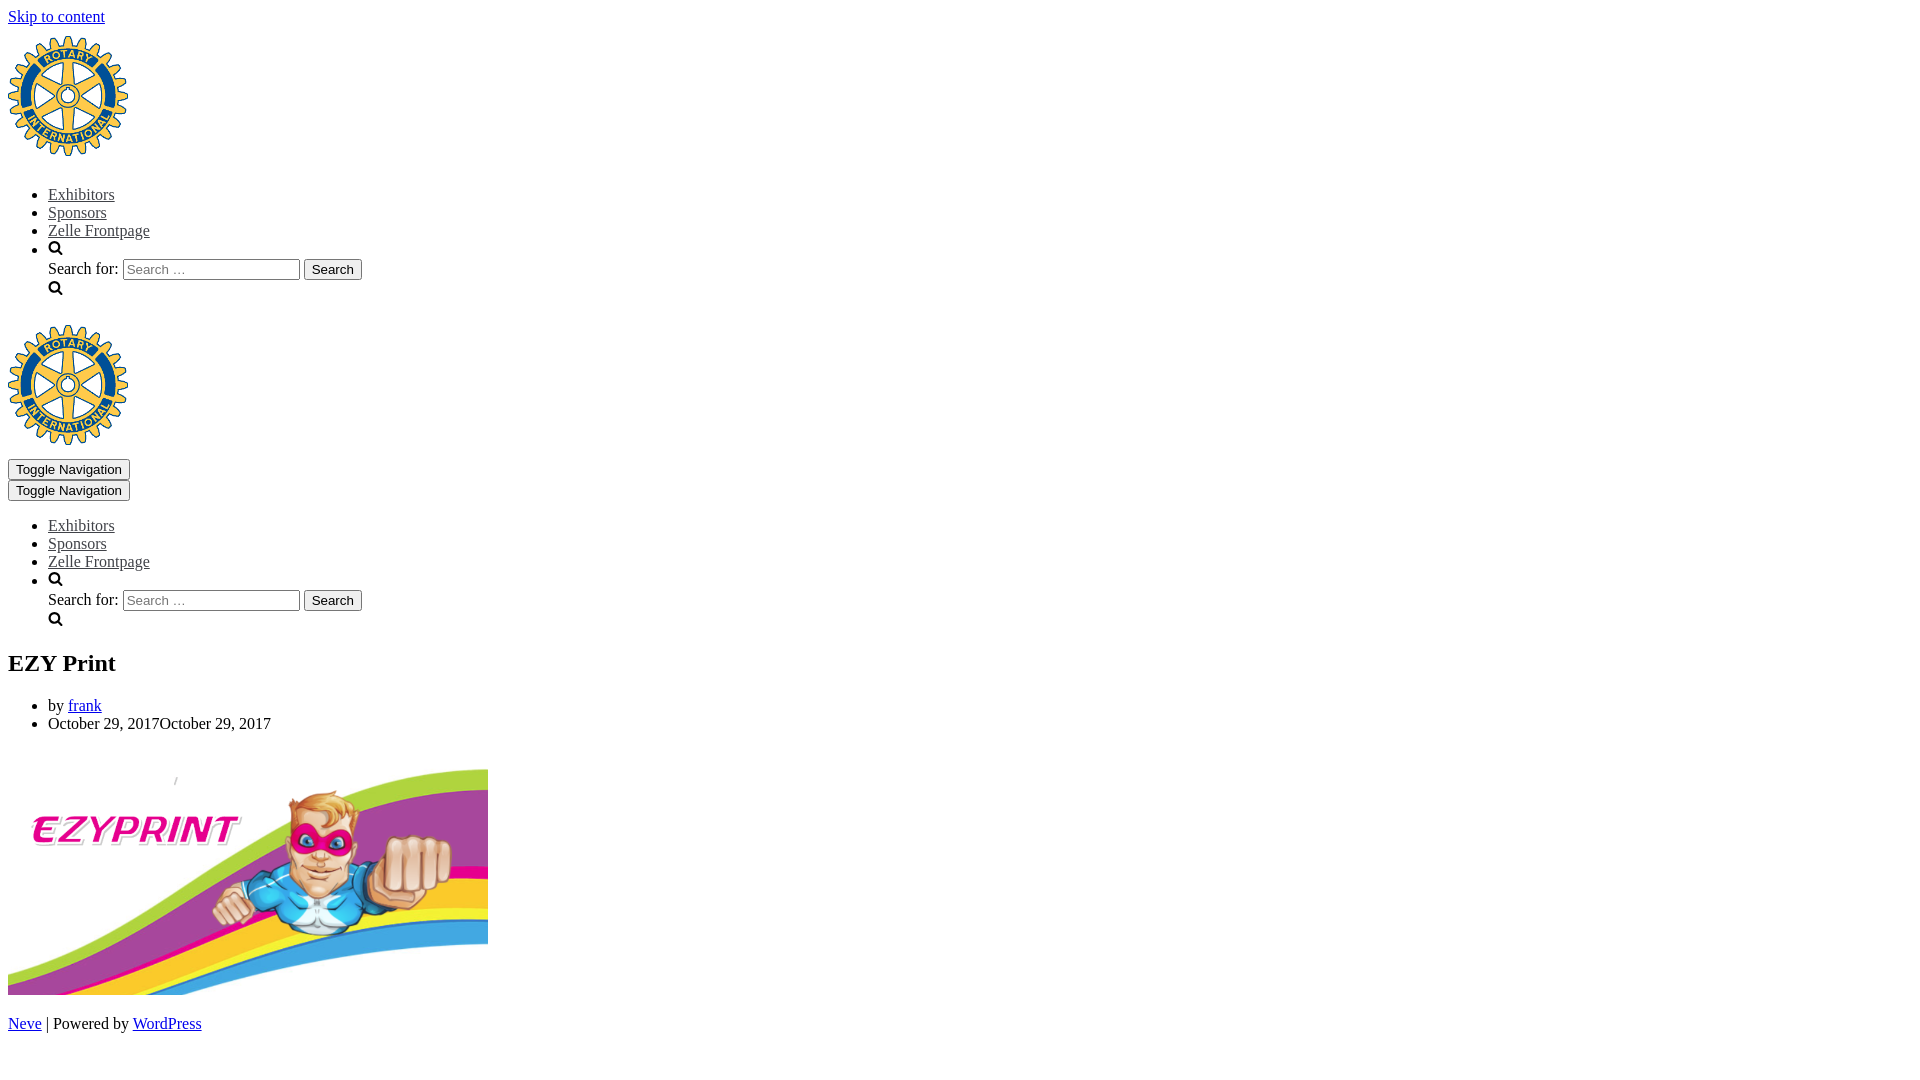  I want to click on 'frank', so click(84, 704).